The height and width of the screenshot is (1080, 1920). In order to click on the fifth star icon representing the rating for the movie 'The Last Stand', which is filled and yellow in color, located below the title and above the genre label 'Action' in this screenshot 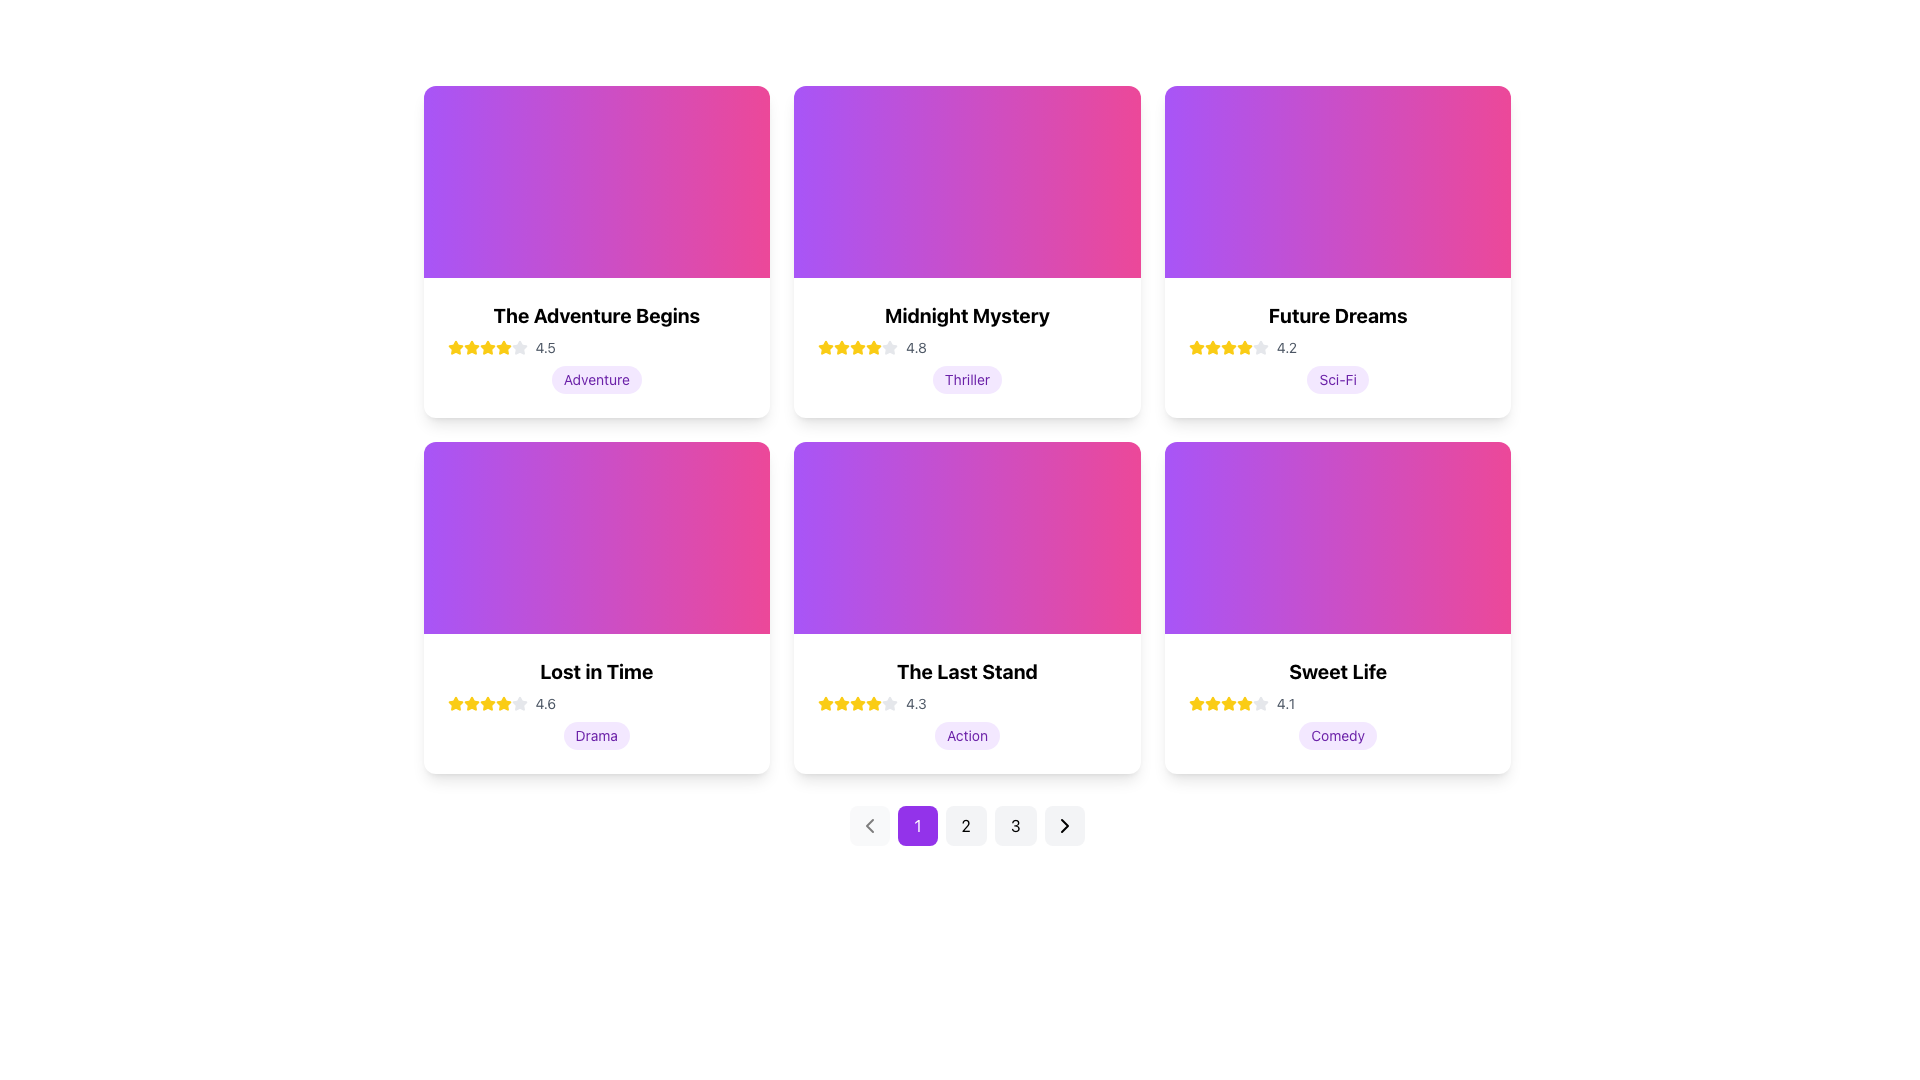, I will do `click(858, 703)`.